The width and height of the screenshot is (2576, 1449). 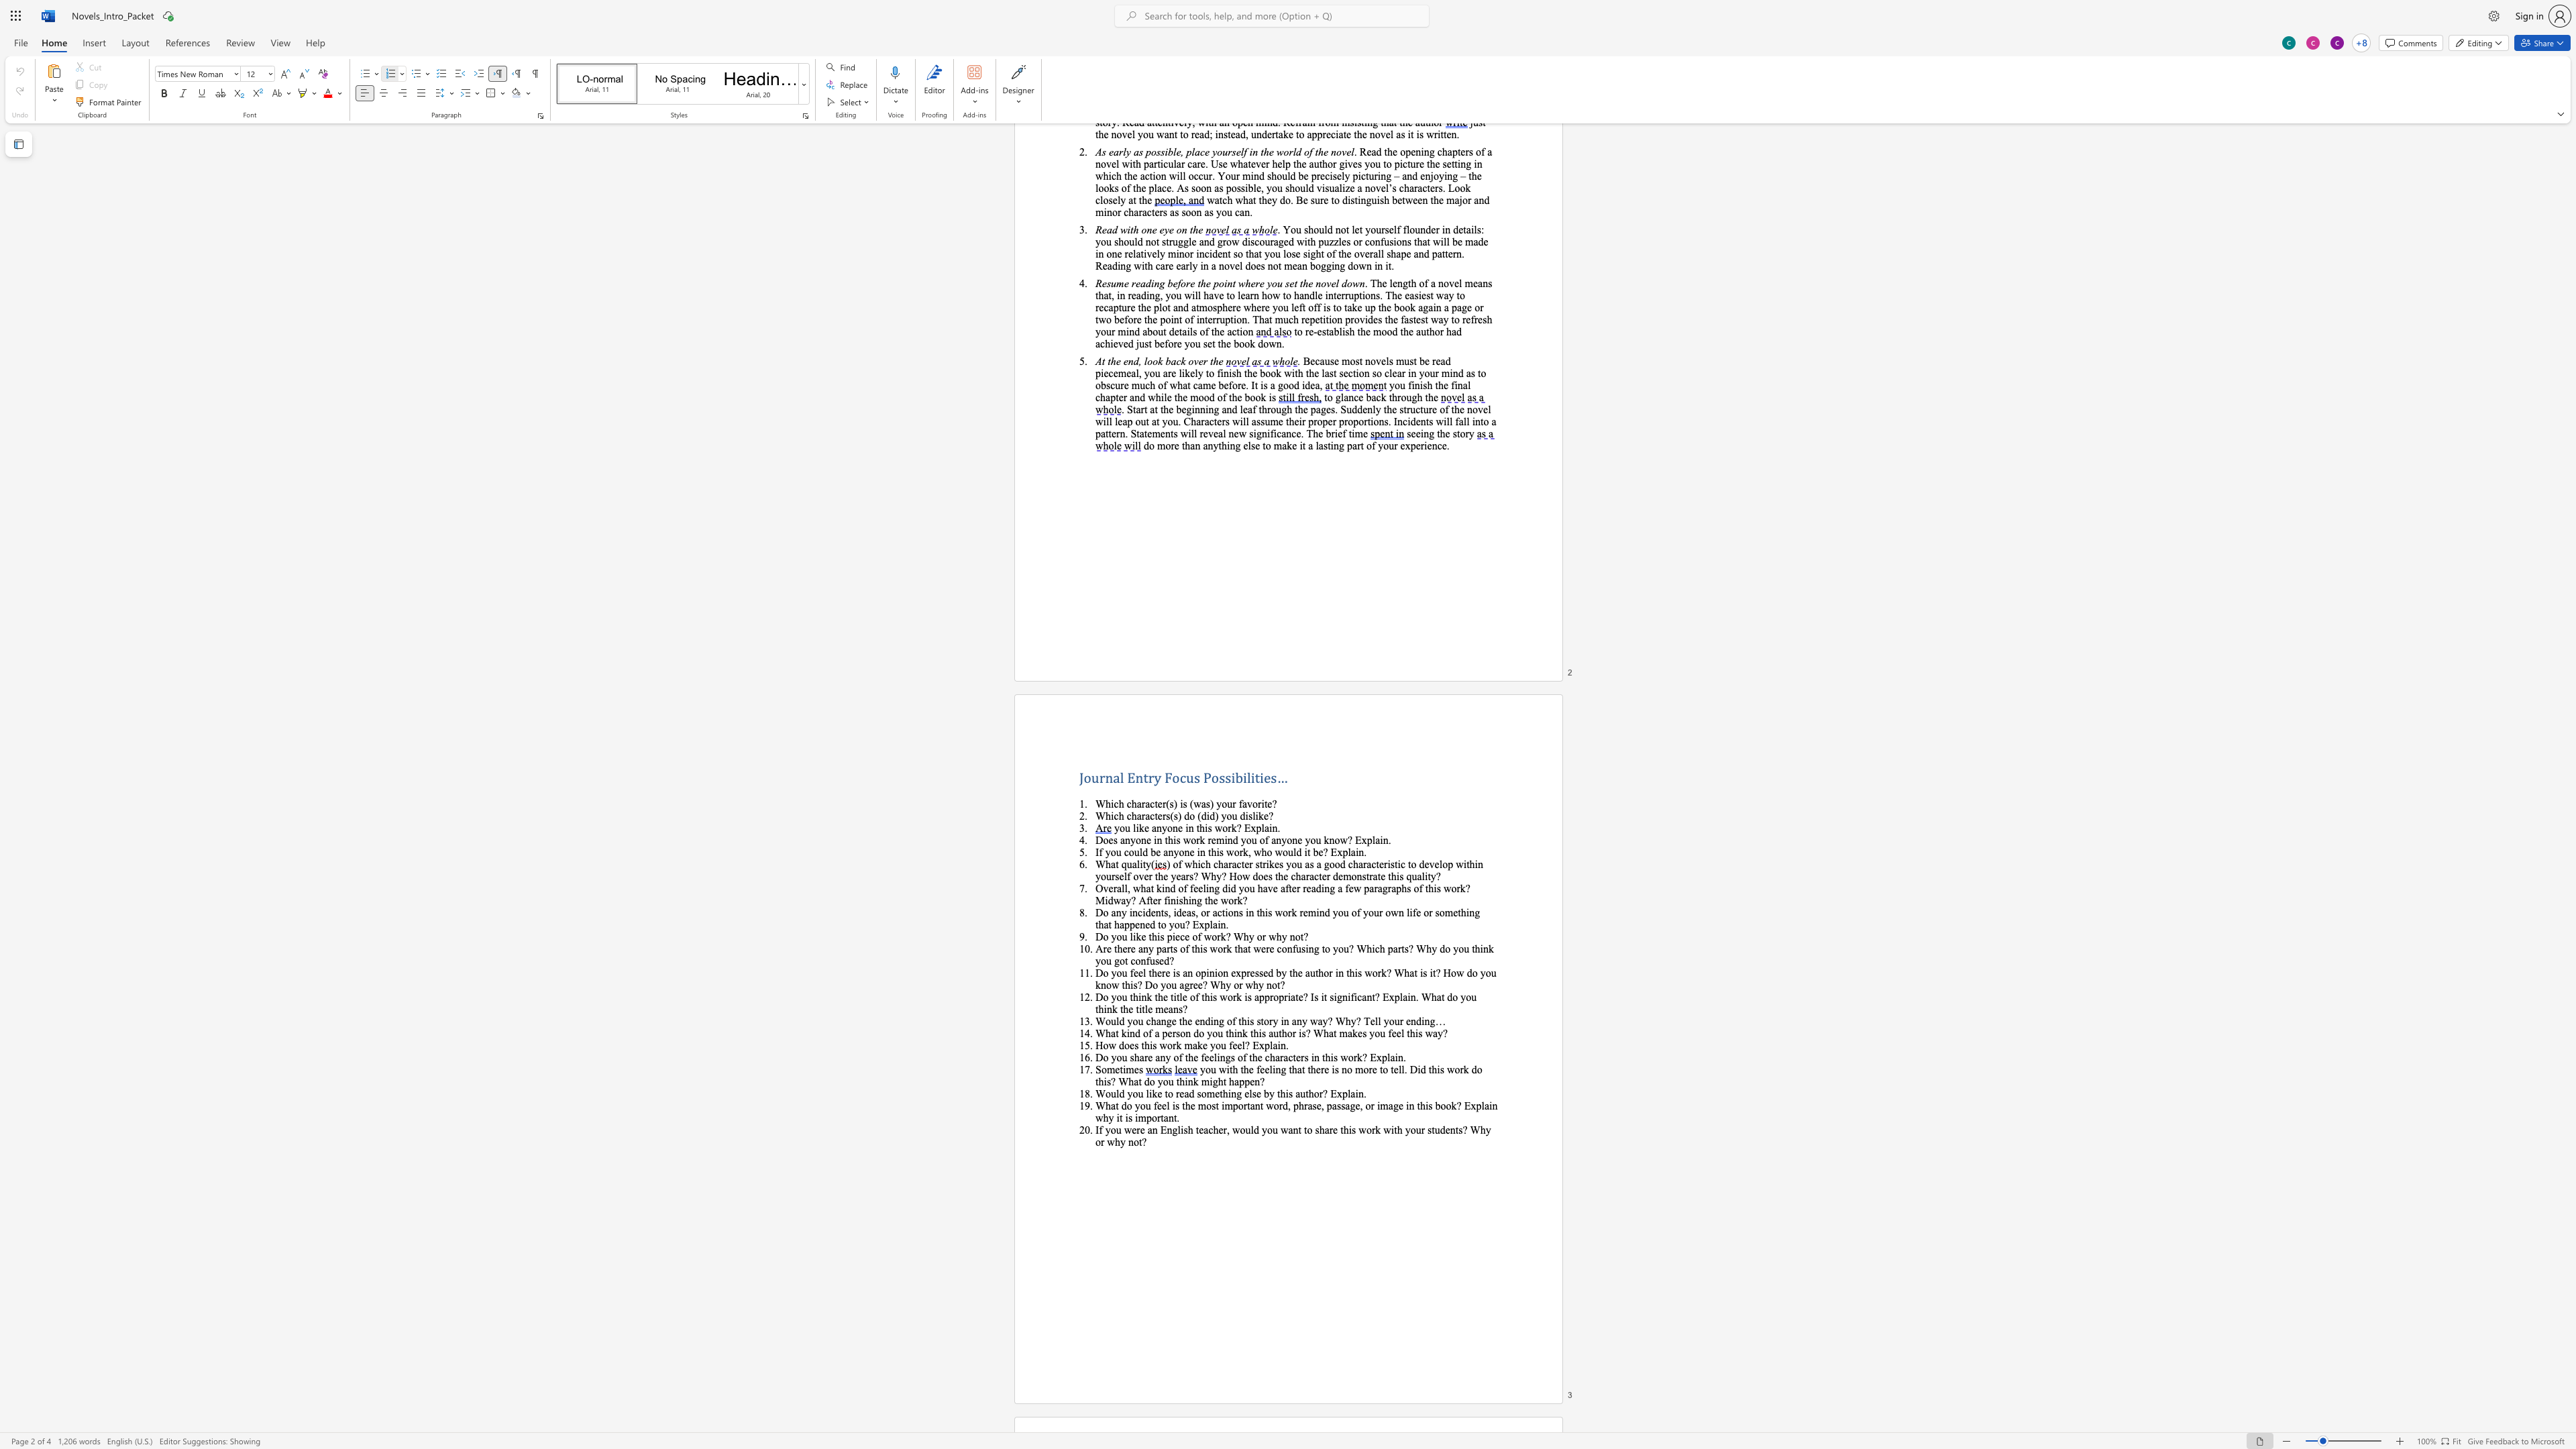 What do you see at coordinates (1264, 996) in the screenshot?
I see `the space between the continuous character "p" and "p" in the text` at bounding box center [1264, 996].